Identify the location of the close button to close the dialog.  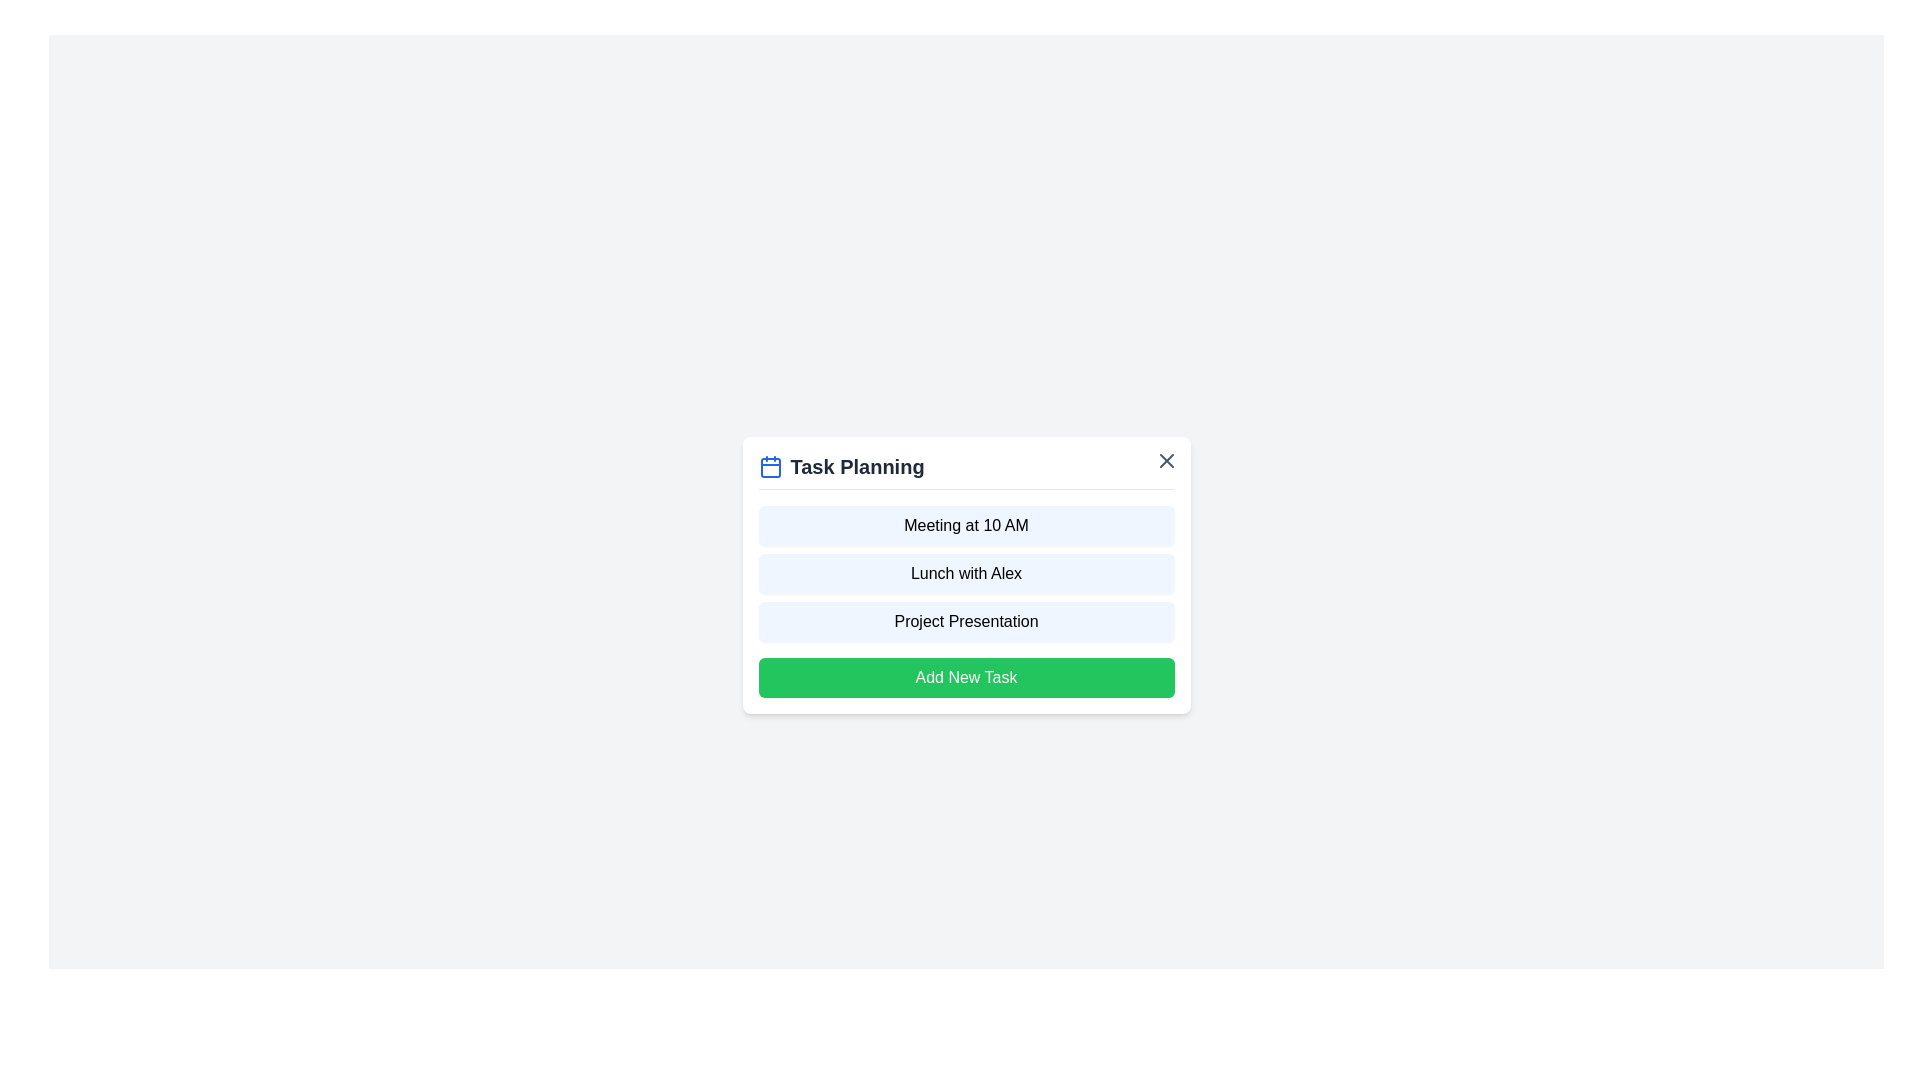
(1166, 460).